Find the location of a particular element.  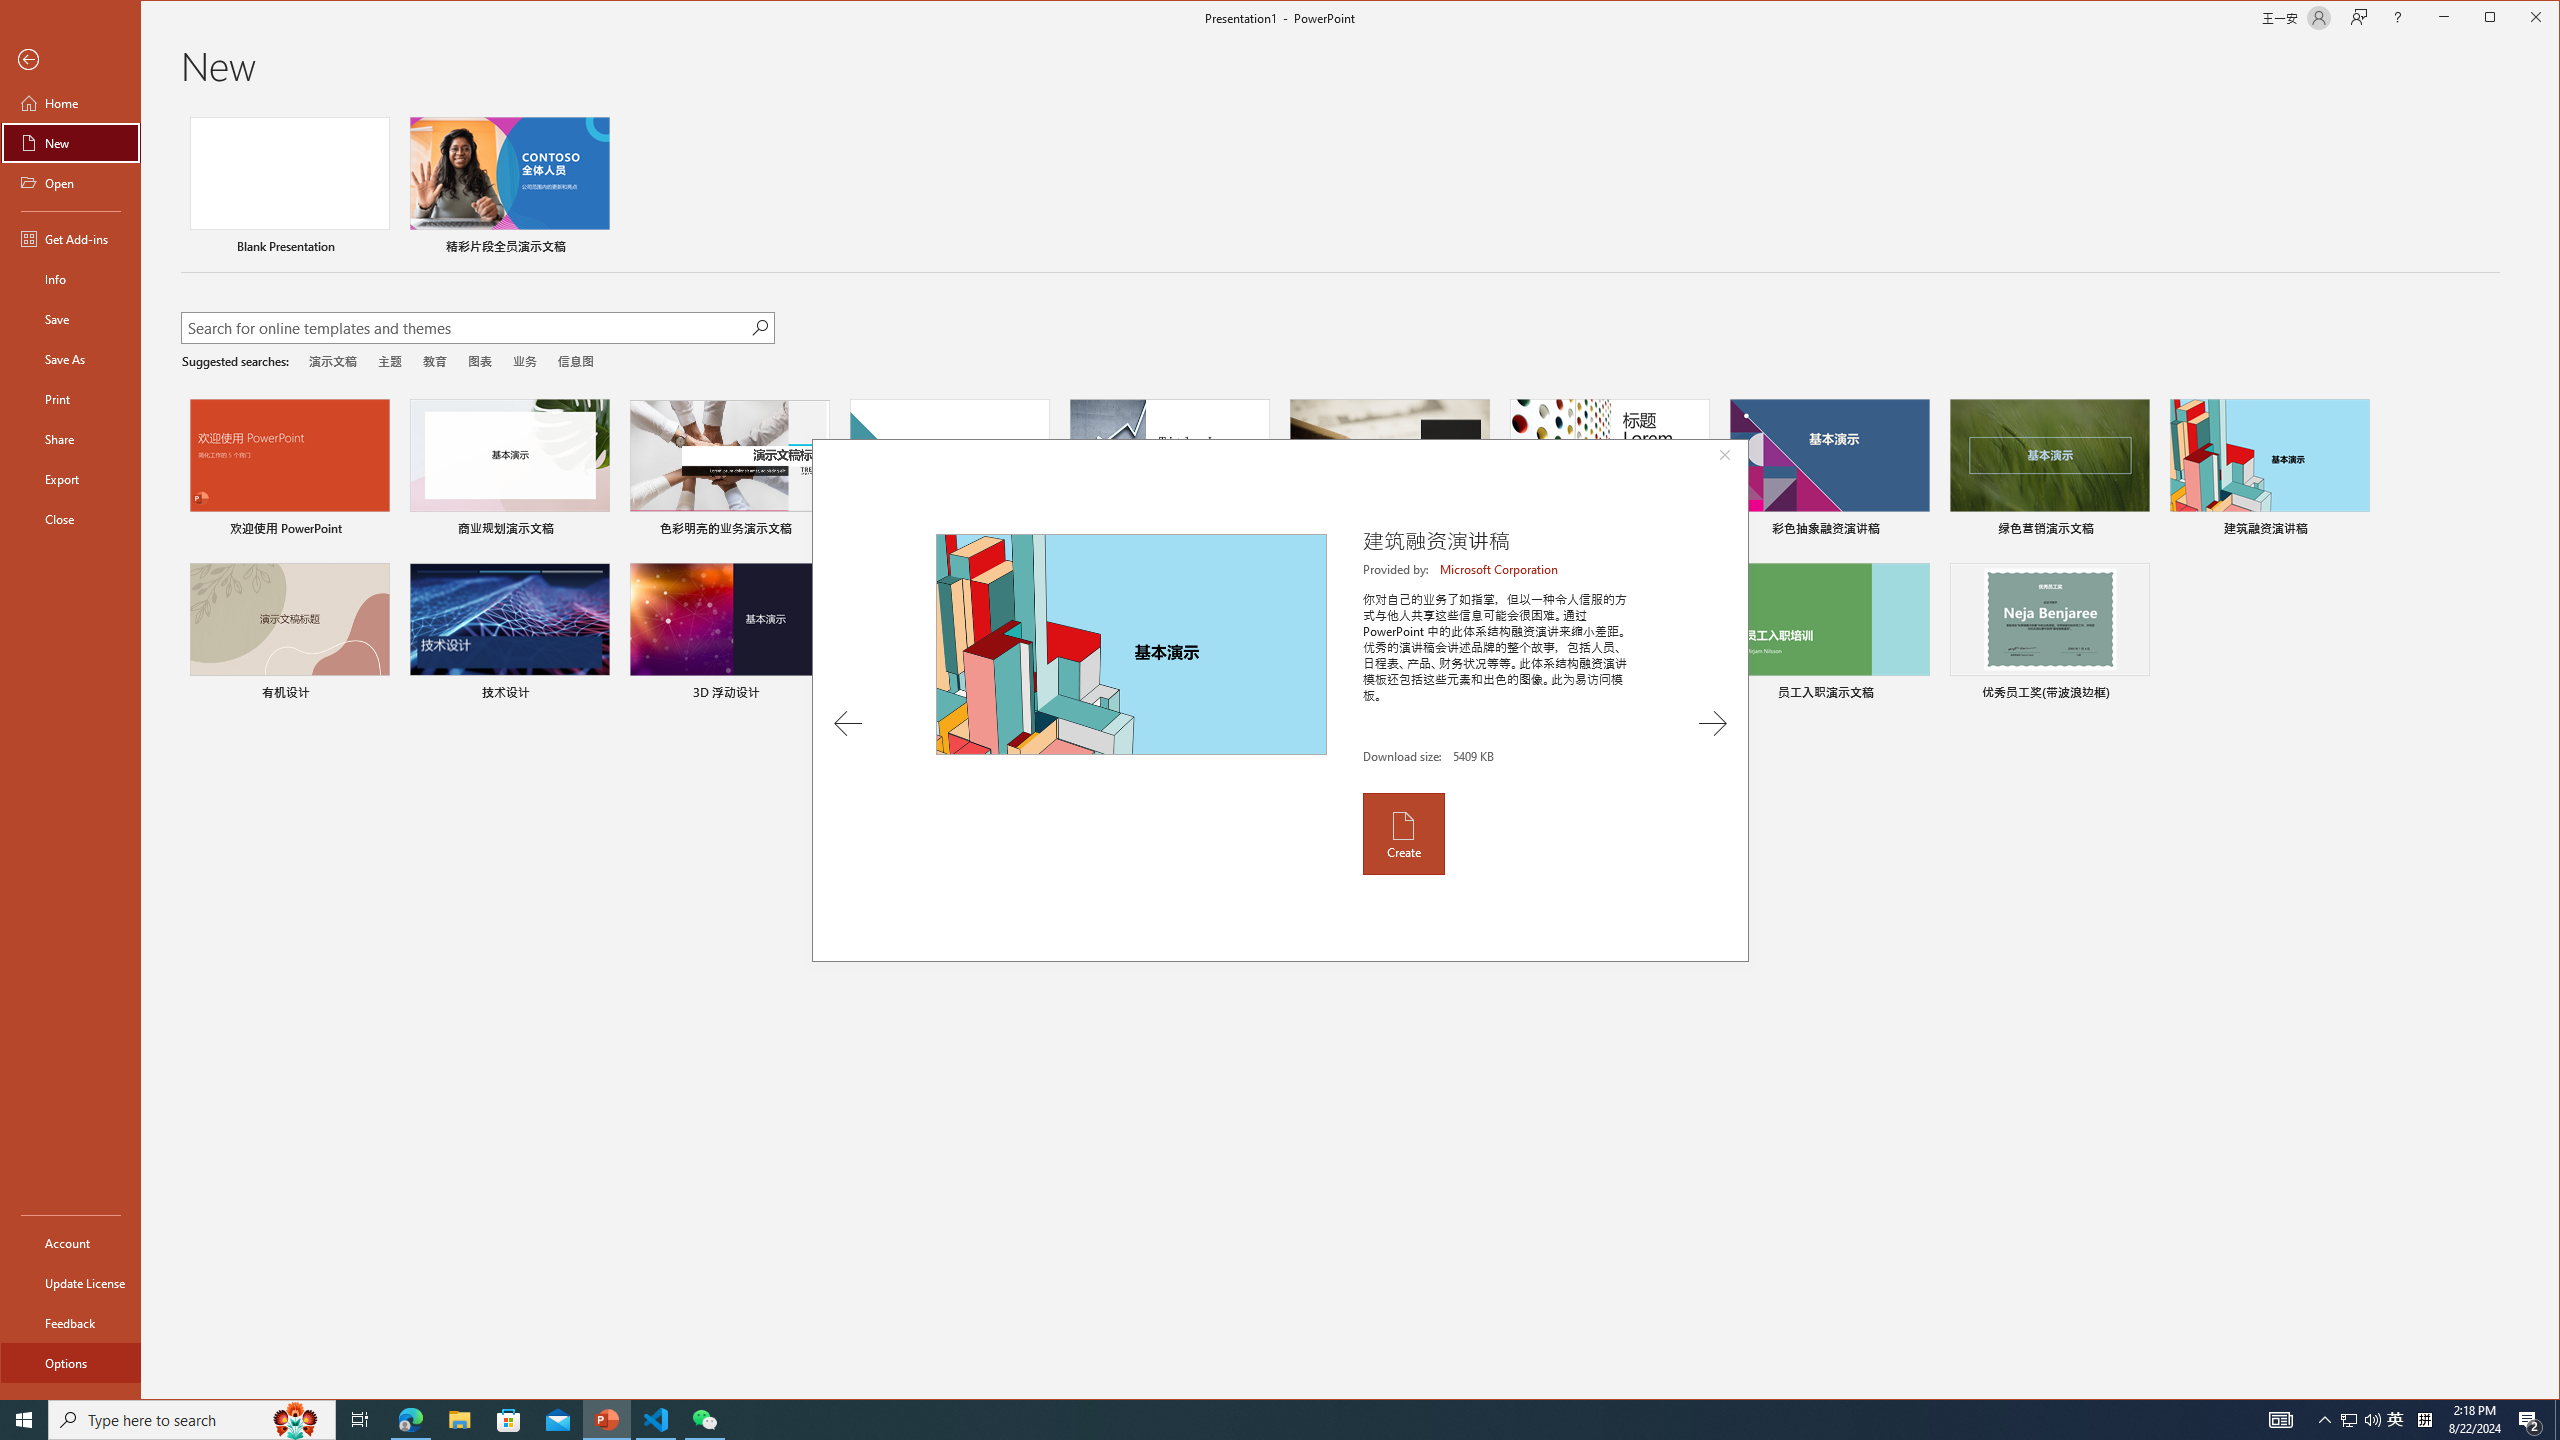

'Options' is located at coordinates (69, 1362).